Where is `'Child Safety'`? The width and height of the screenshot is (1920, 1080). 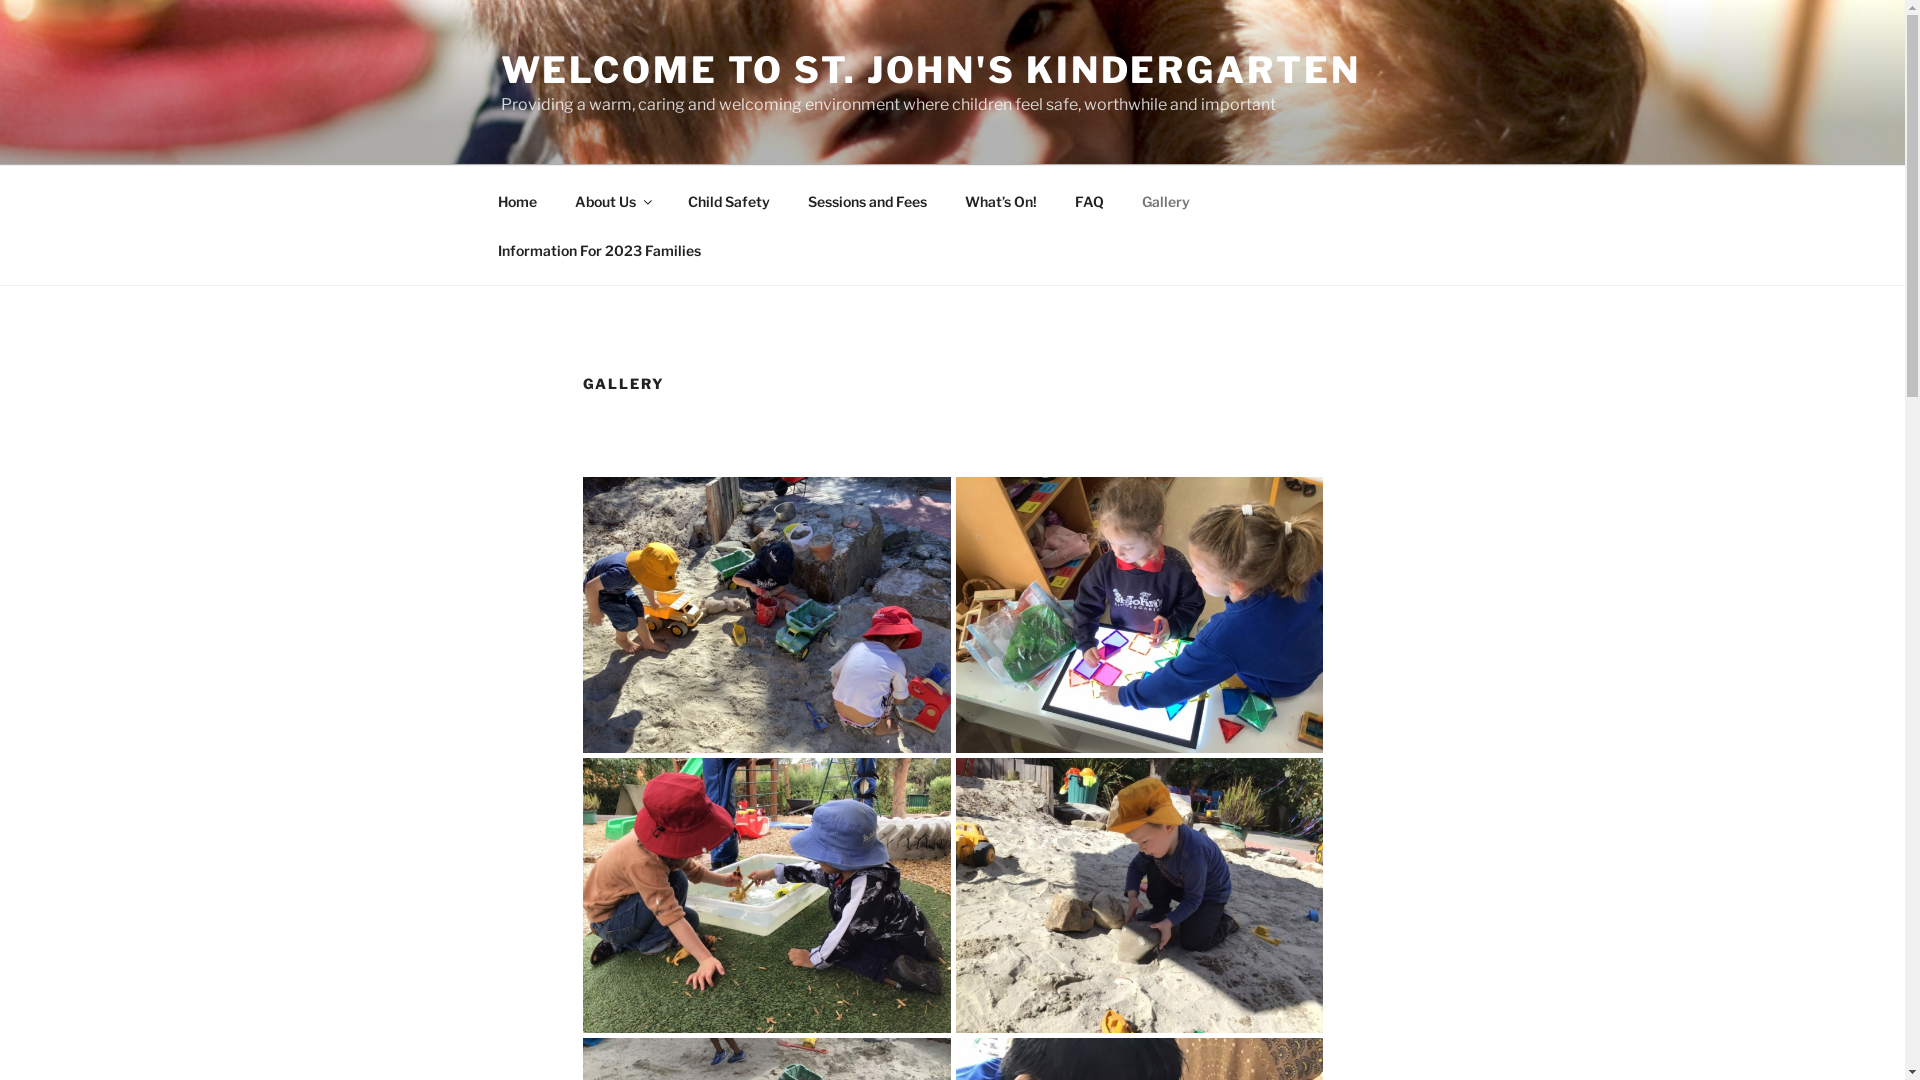
'Child Safety' is located at coordinates (727, 200).